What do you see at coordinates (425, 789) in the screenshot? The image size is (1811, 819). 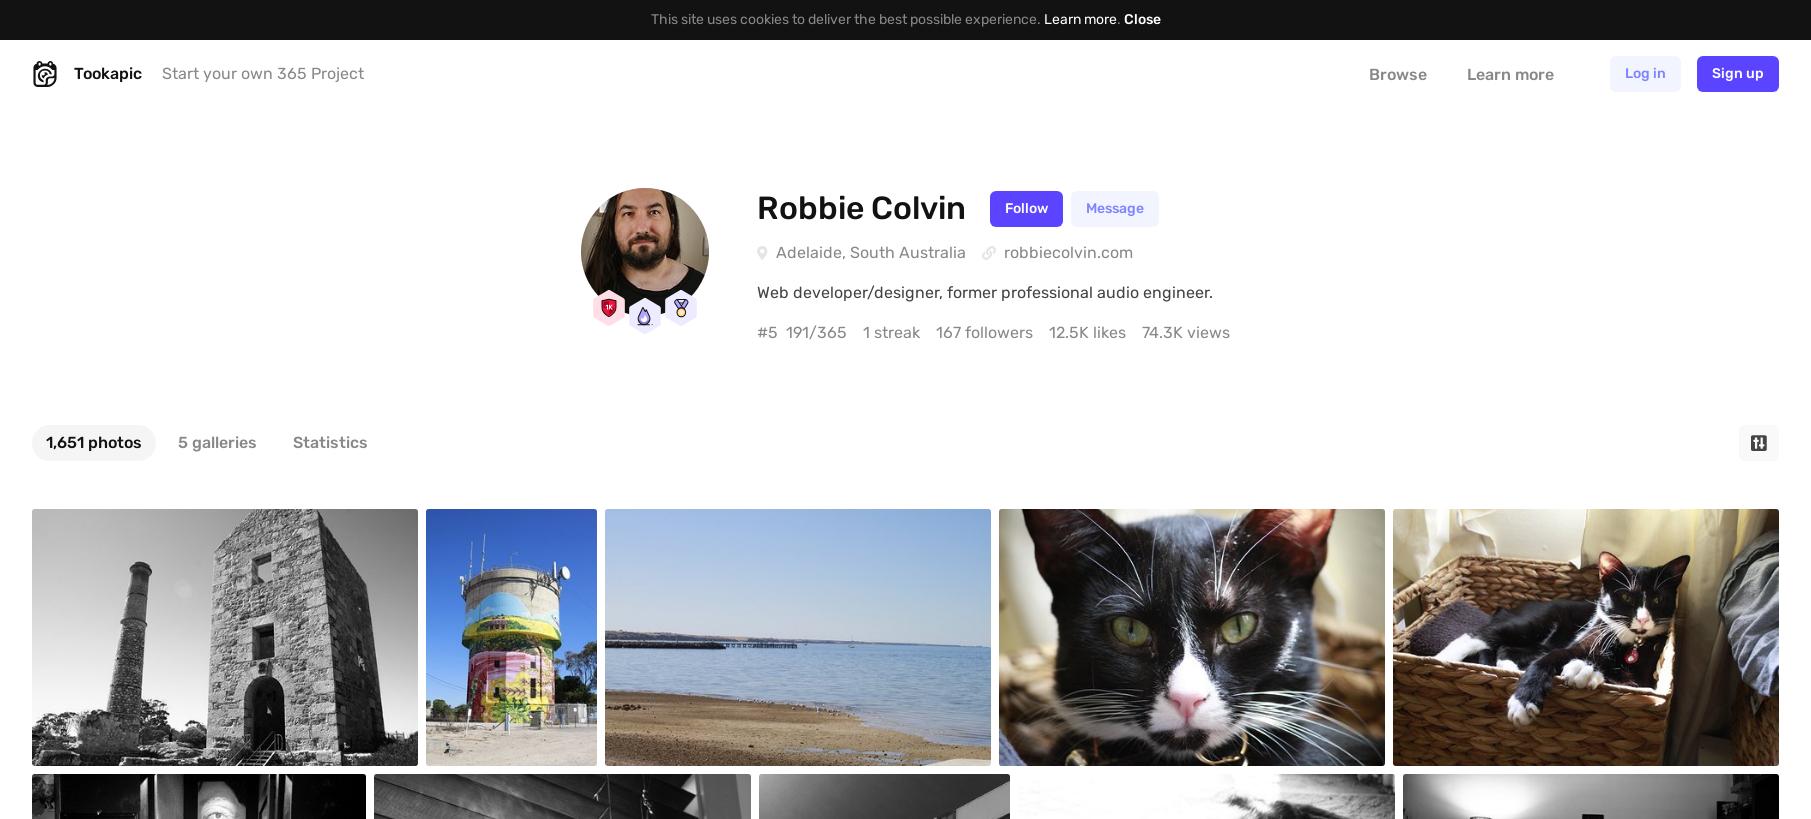 I see `'Feb 22nd, 2021'` at bounding box center [425, 789].